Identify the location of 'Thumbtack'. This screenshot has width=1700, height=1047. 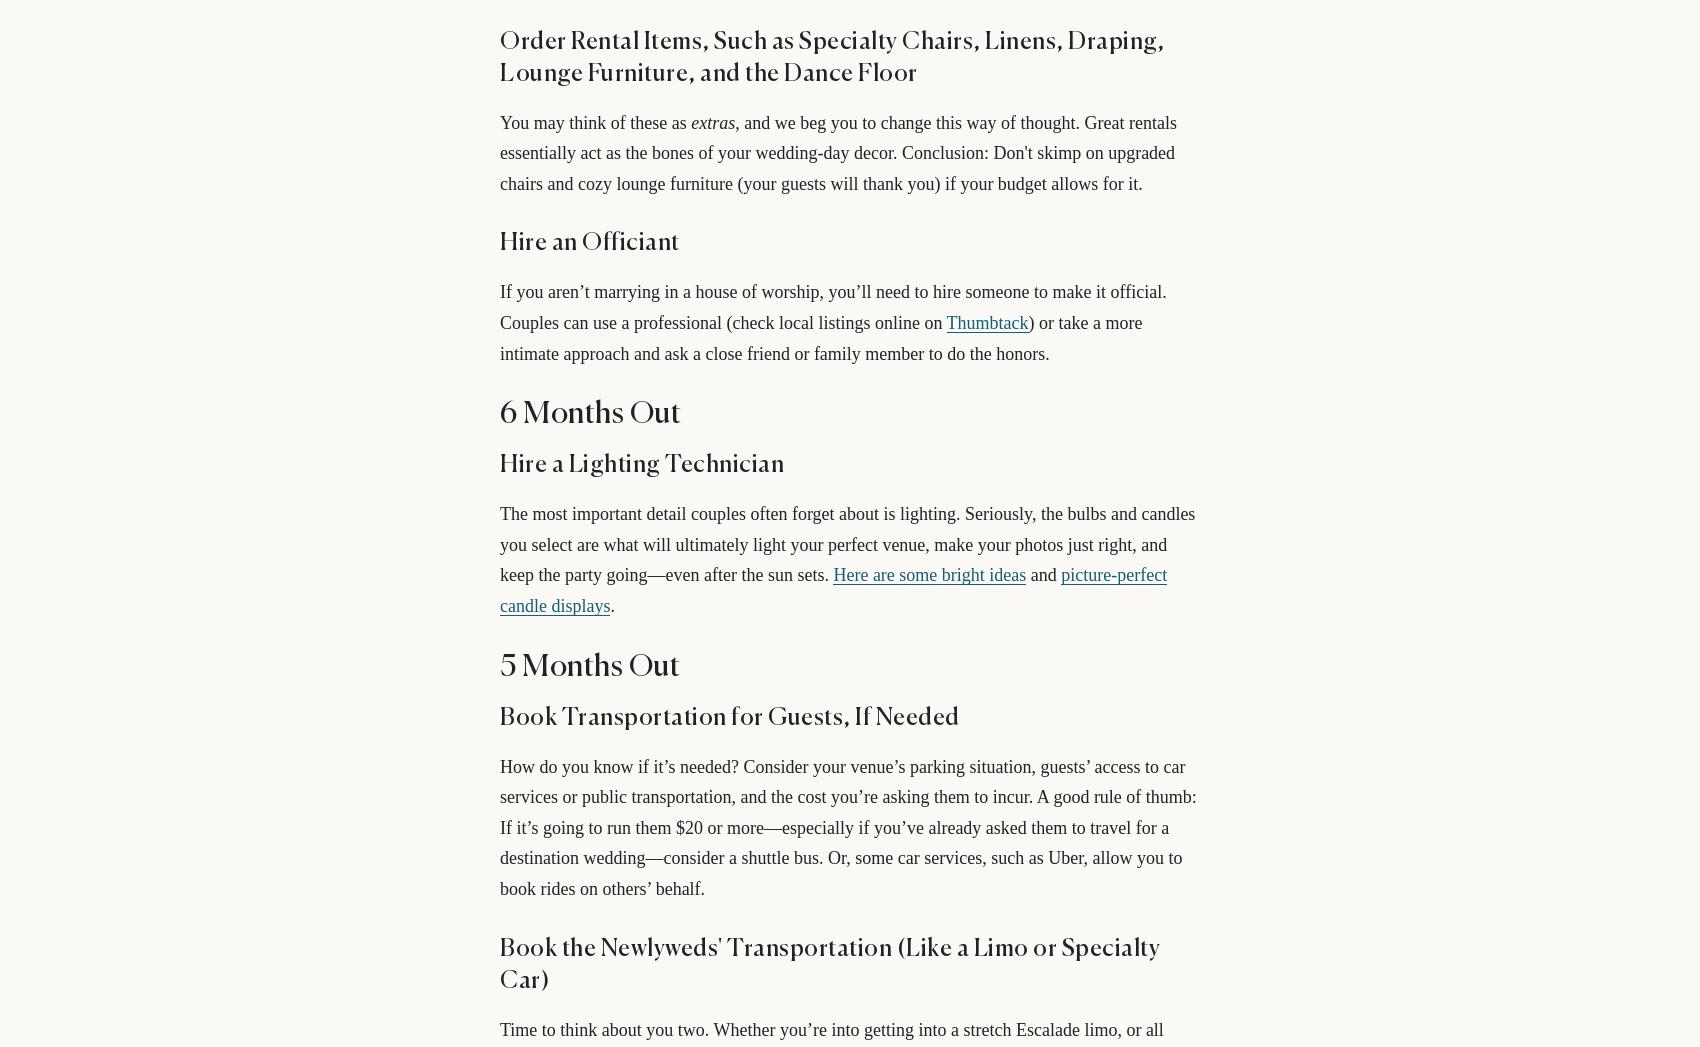
(986, 321).